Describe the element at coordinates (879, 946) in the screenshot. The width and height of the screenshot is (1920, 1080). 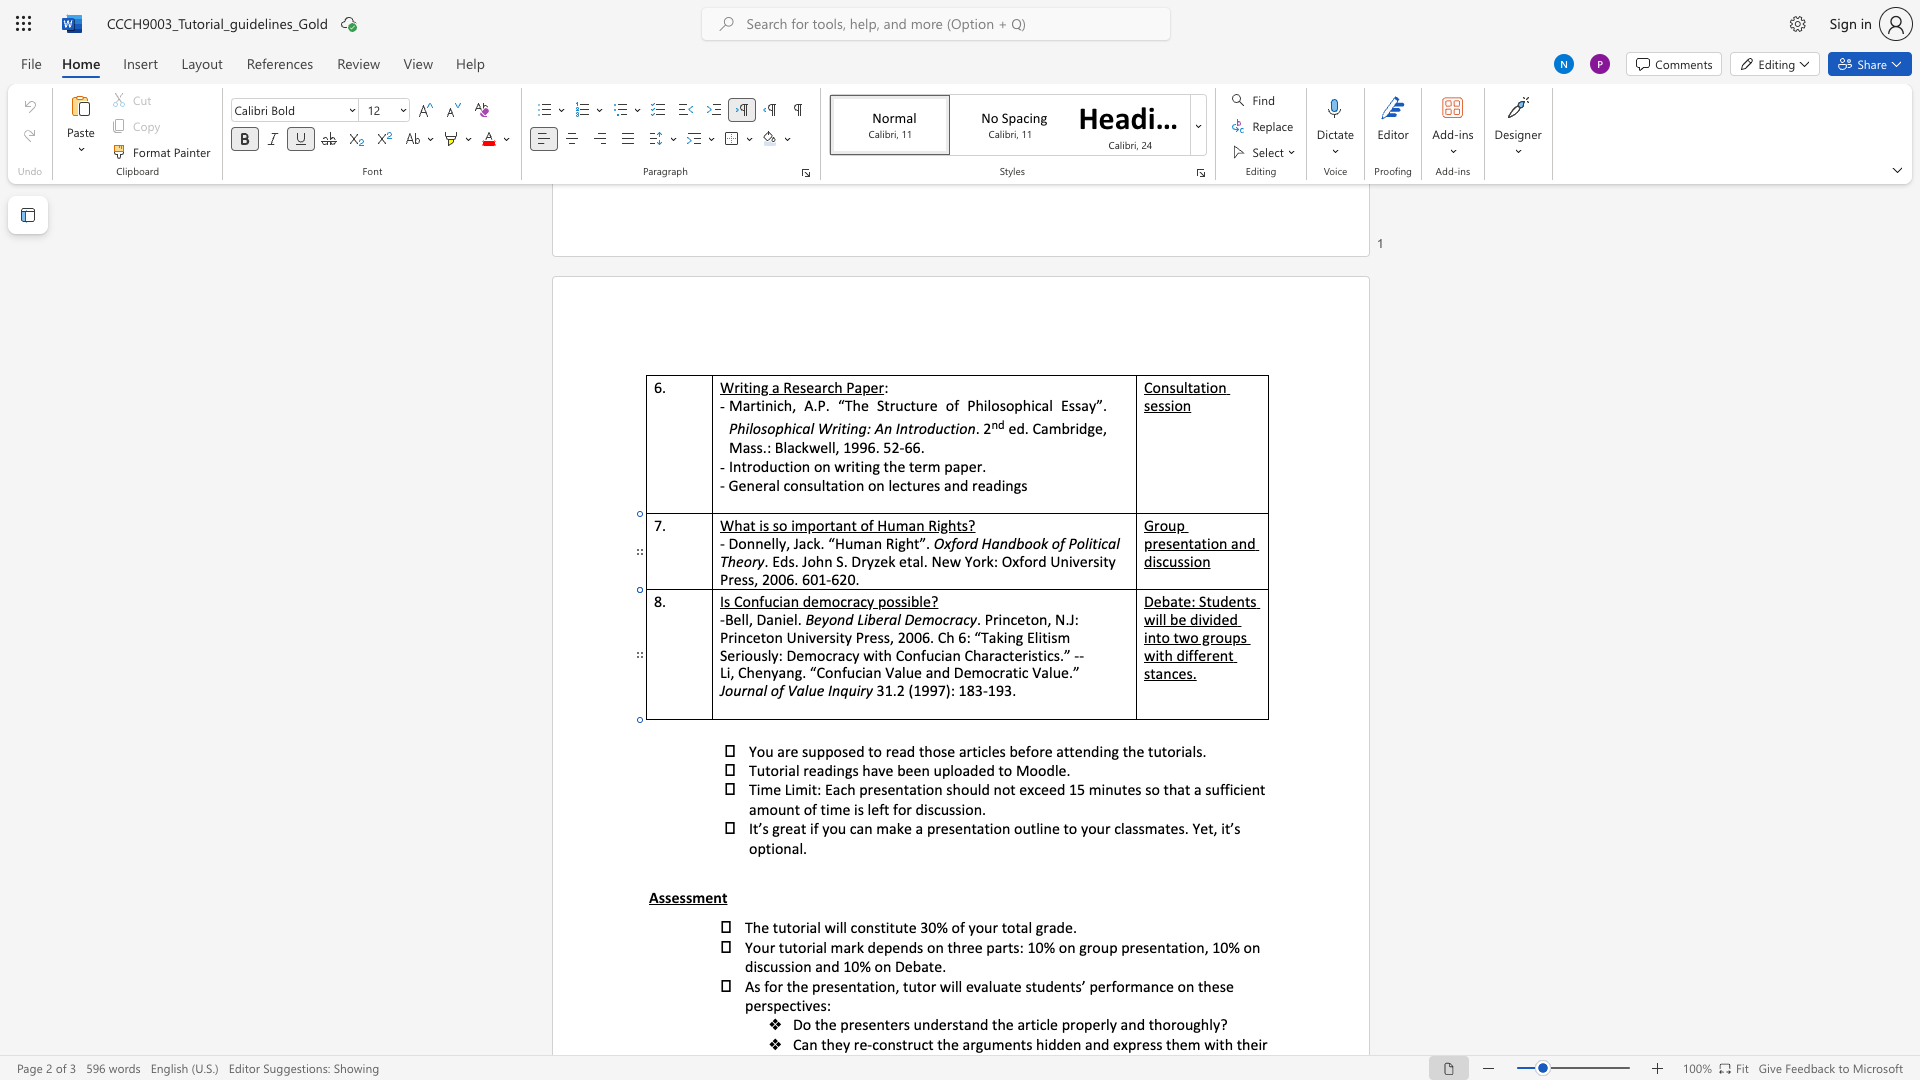
I see `the 1th character "e" in the text` at that location.